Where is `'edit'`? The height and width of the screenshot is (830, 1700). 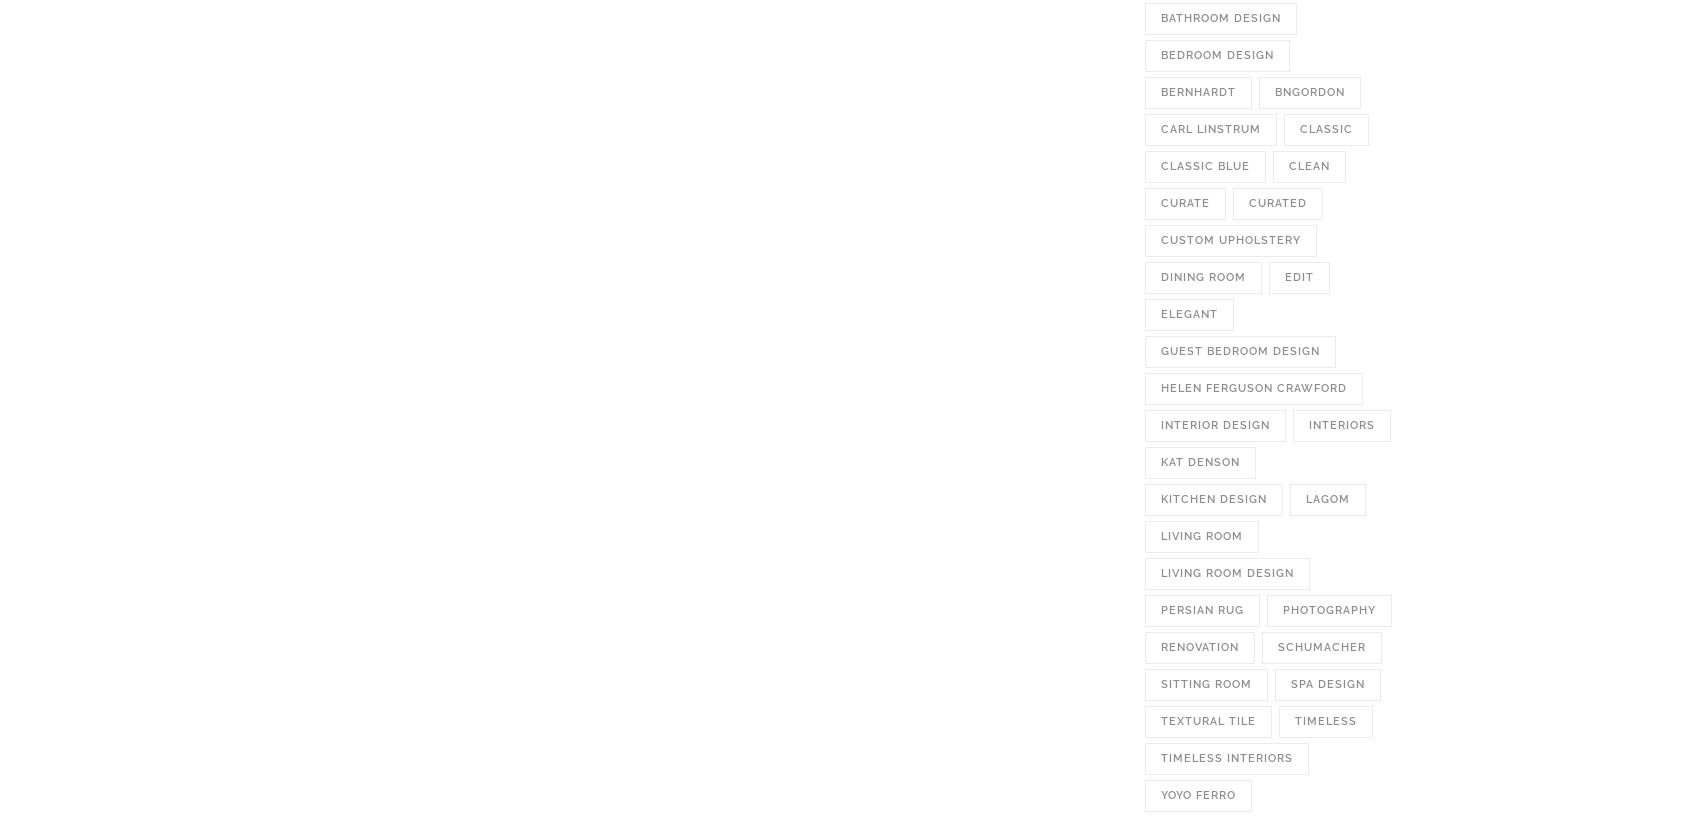 'edit' is located at coordinates (1285, 277).